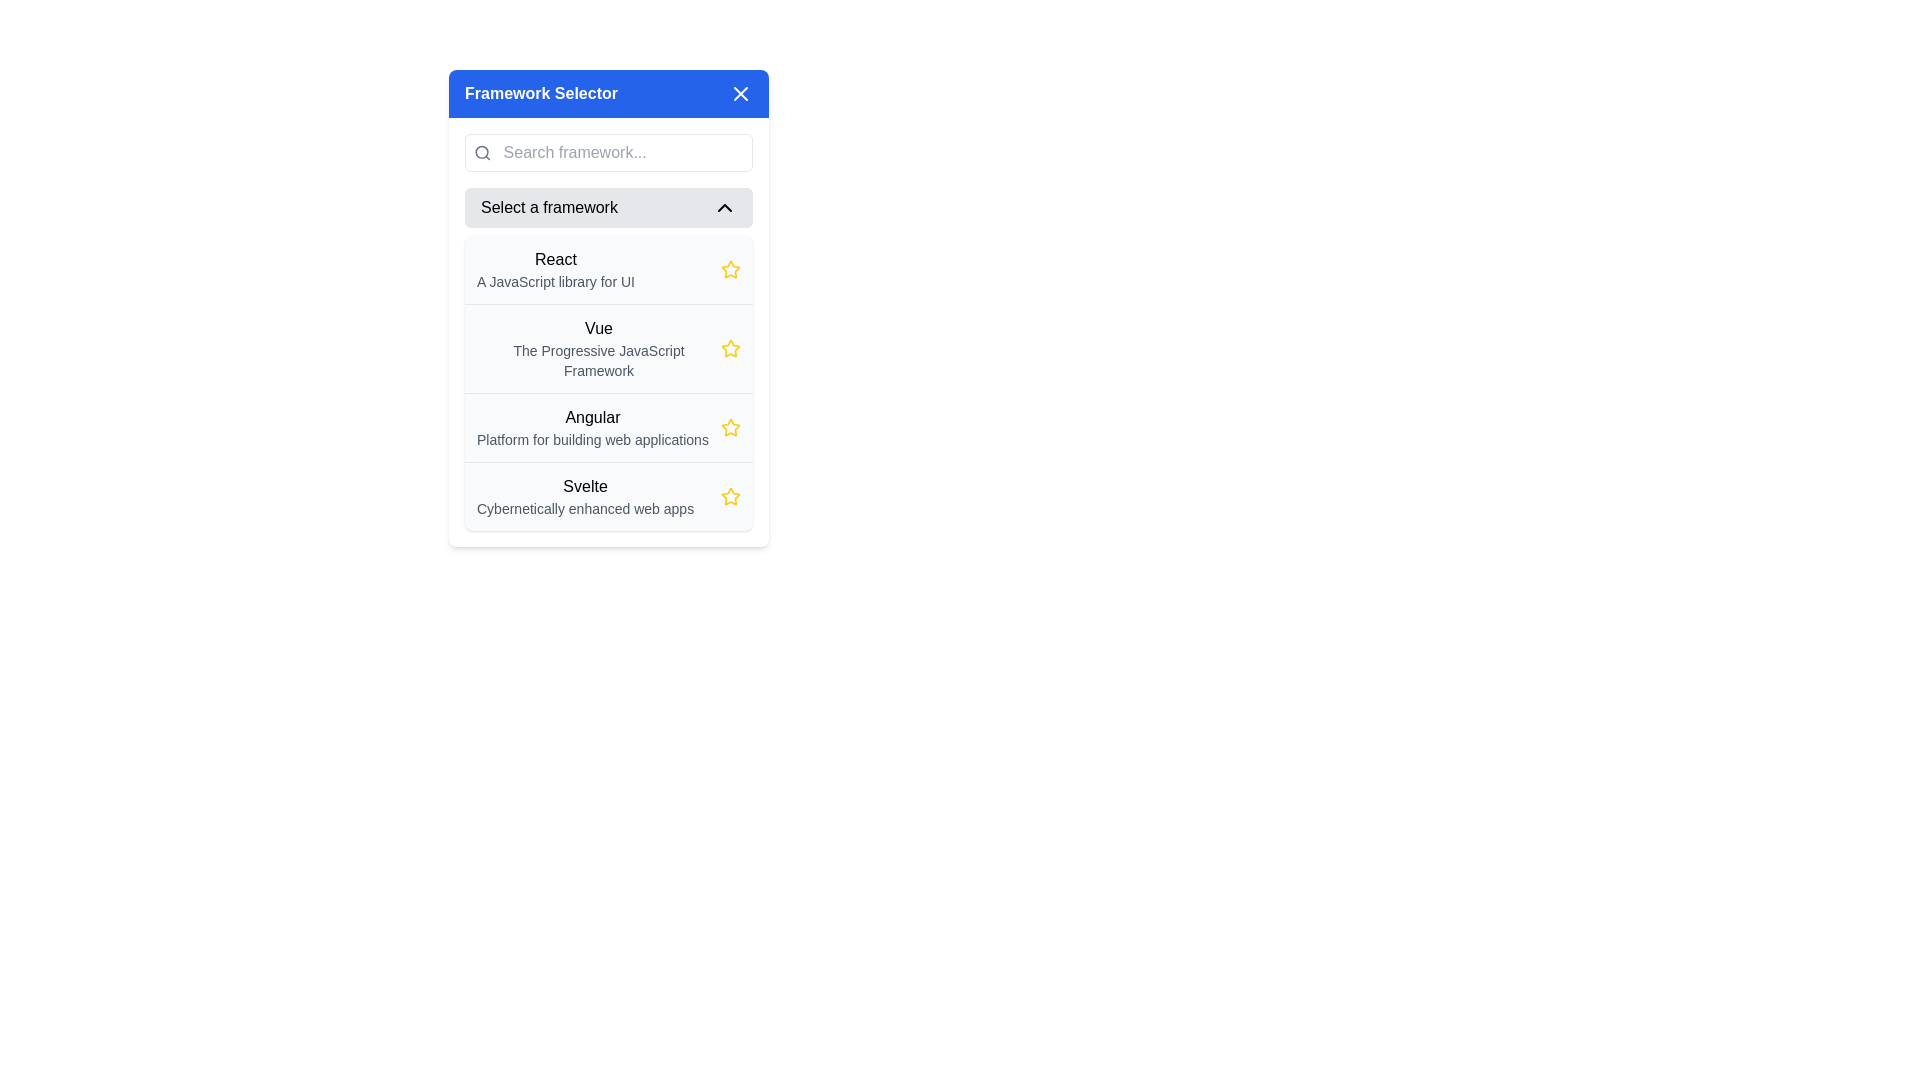  I want to click on text content of the Vue framework description located directly beneath the title 'Vue' in the 'Framework Selector' dropdown menu, so click(598, 361).